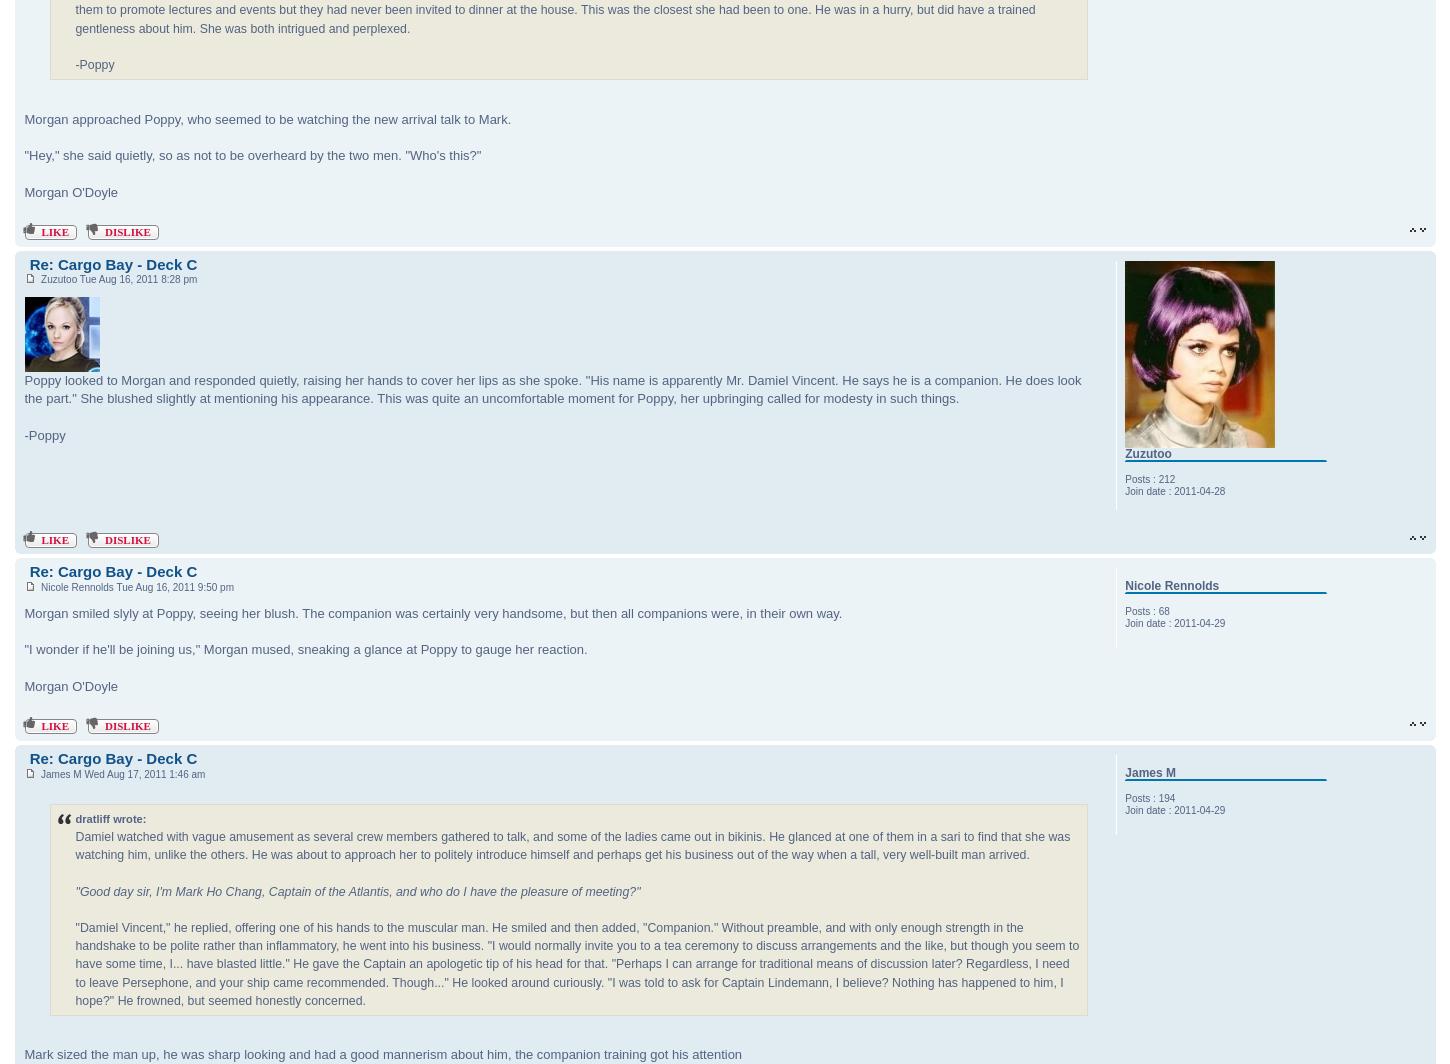  What do you see at coordinates (24, 613) in the screenshot?
I see `'Morgan smiled slyly at Poppy, seeing her blush. The companion was certainly very handsome, but then all companions were, in their own way.'` at bounding box center [24, 613].